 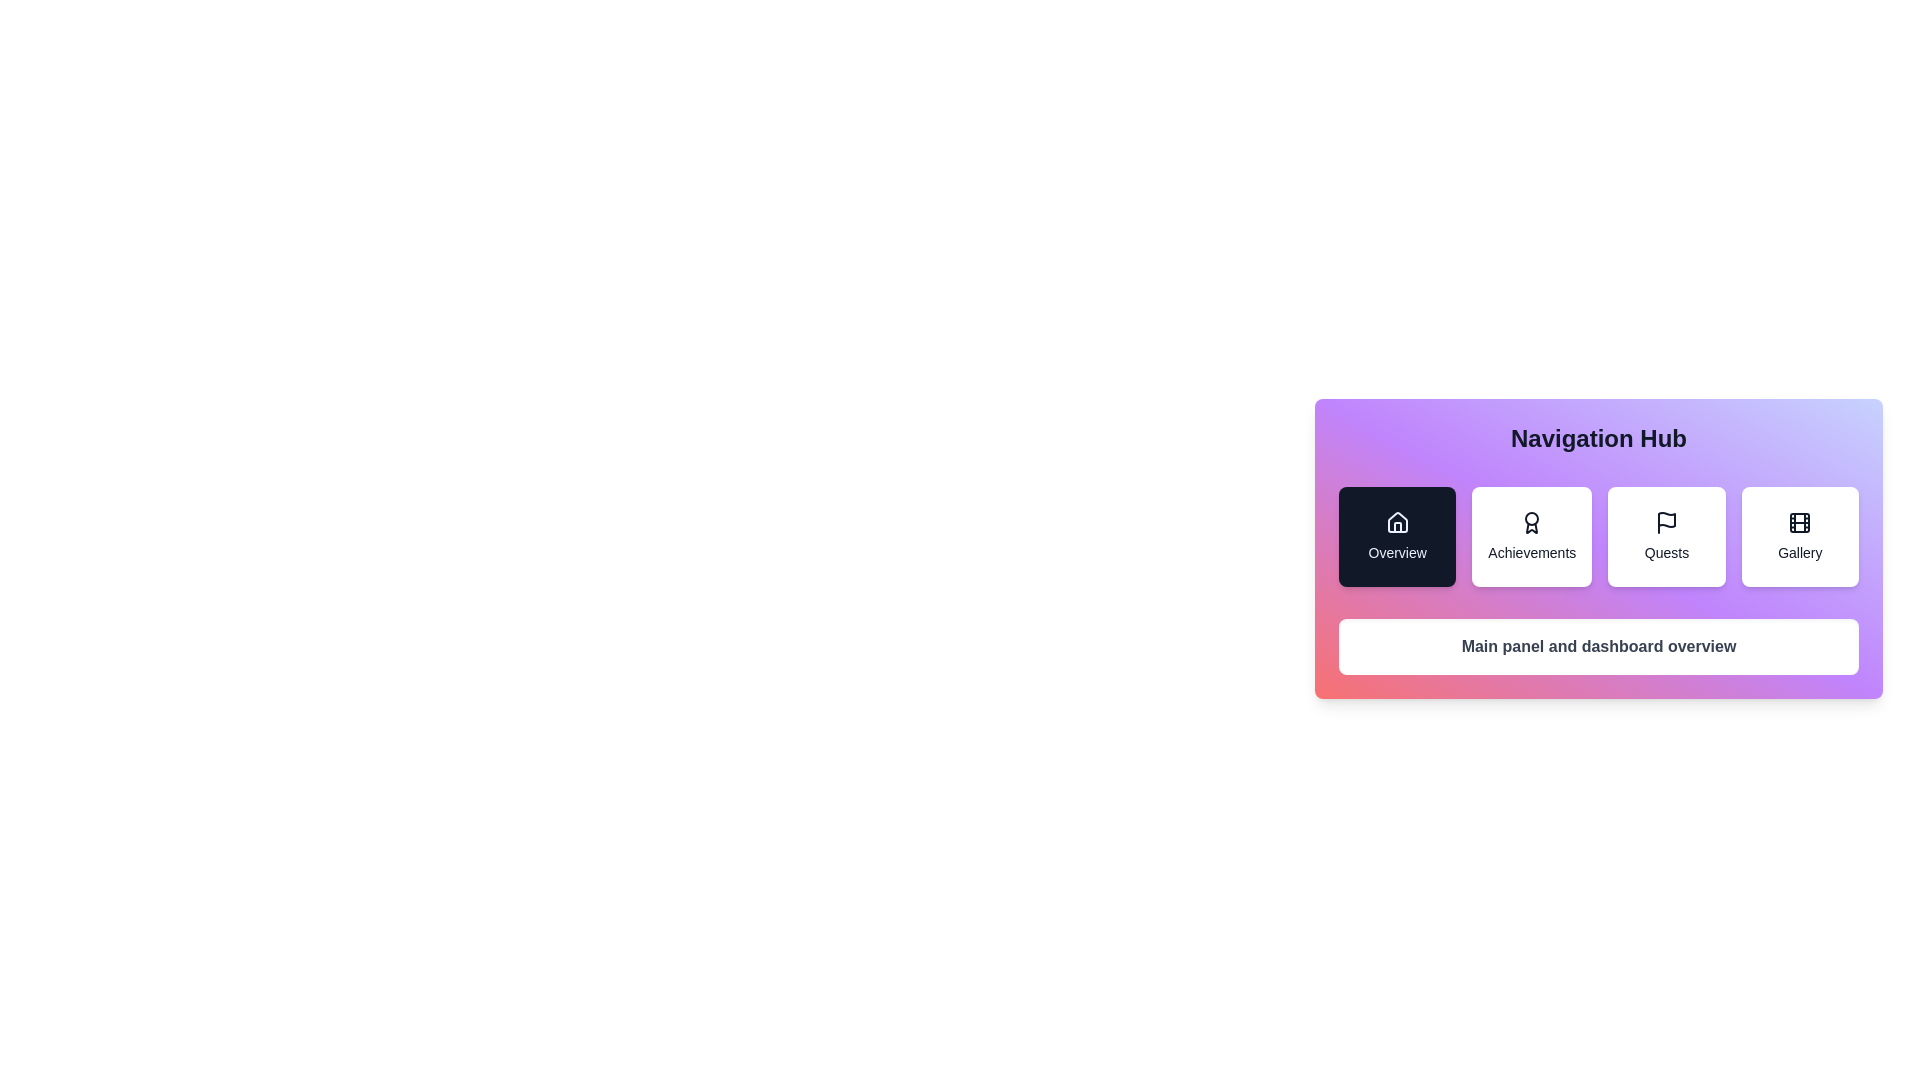 What do you see at coordinates (1666, 535) in the screenshot?
I see `the third button in the navigation hub` at bounding box center [1666, 535].